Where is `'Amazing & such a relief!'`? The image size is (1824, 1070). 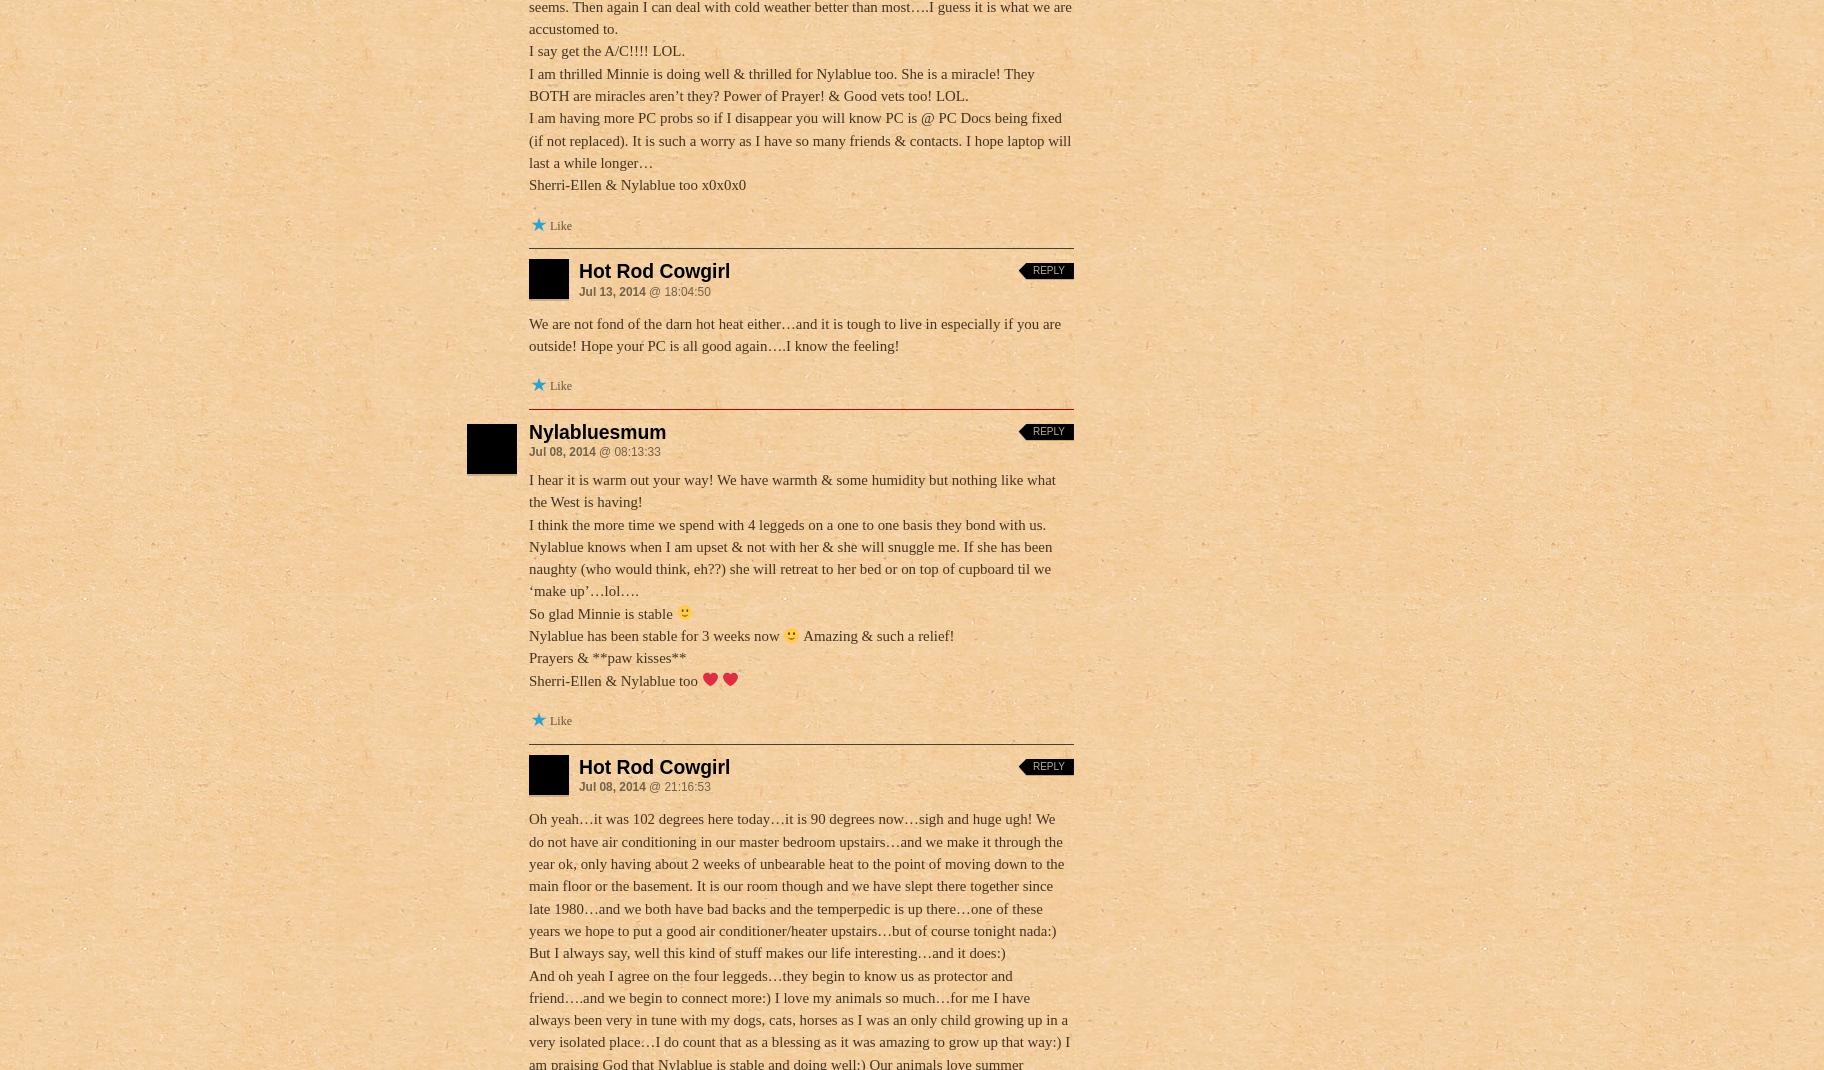
'Amazing & such a relief!' is located at coordinates (876, 636).